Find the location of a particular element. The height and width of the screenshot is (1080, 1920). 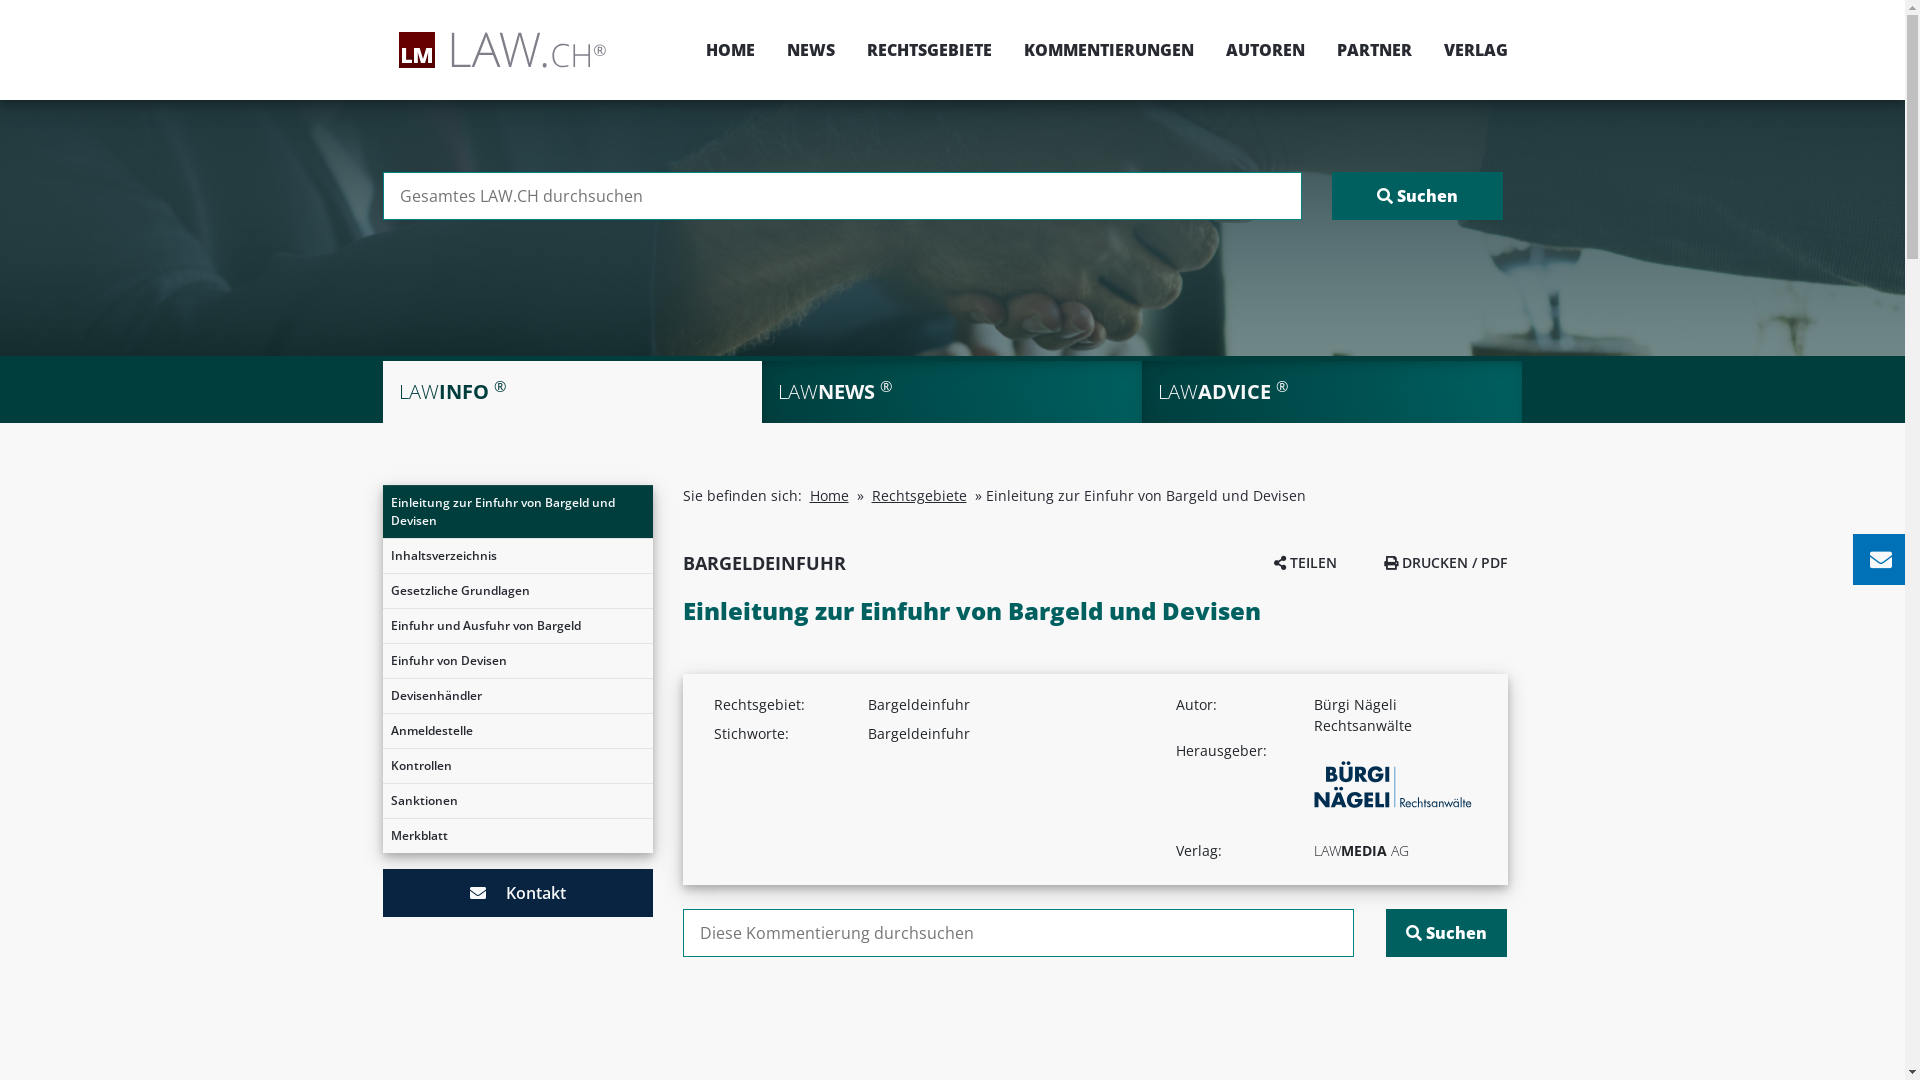

'Inhaltsverzeichnis' is located at coordinates (382, 555).